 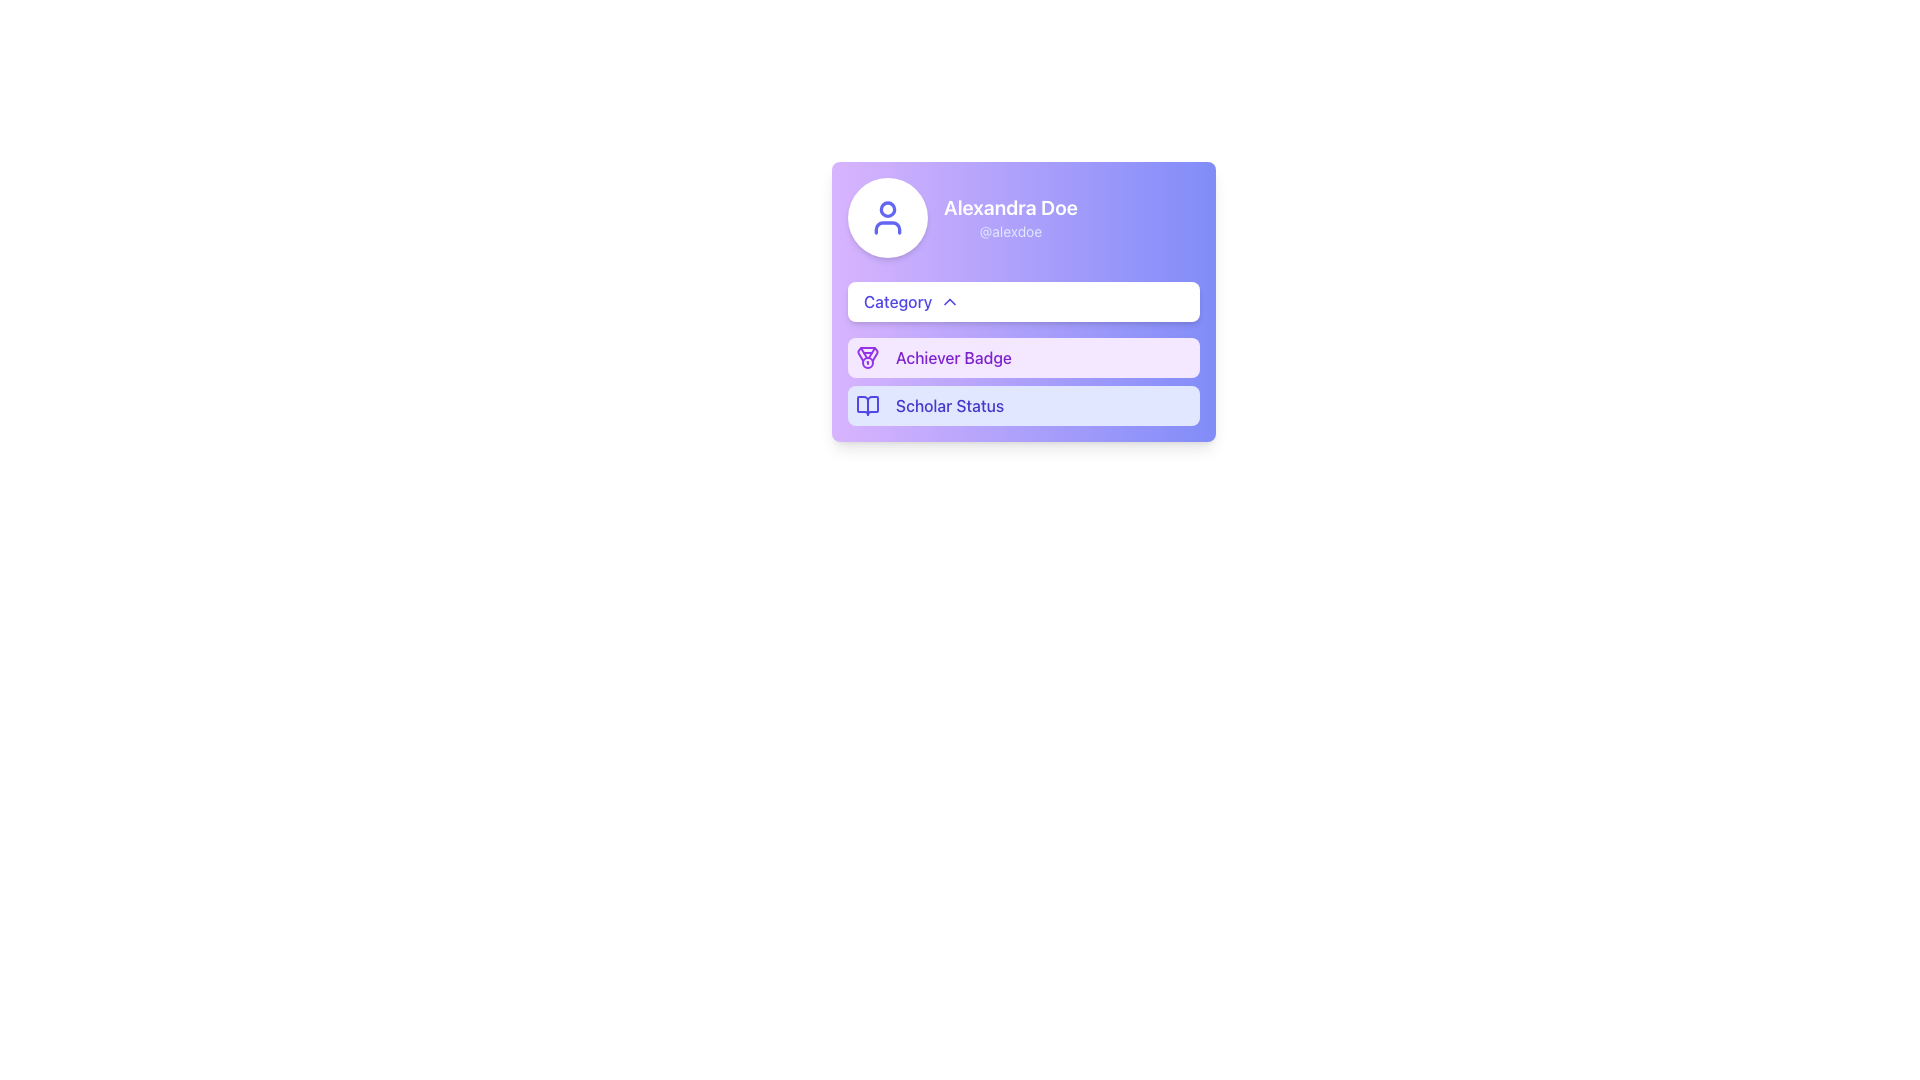 What do you see at coordinates (1023, 218) in the screenshot?
I see `the Profile Card Header, which displays the user's name, username, and profile icon, located at the top center of the user profile section` at bounding box center [1023, 218].